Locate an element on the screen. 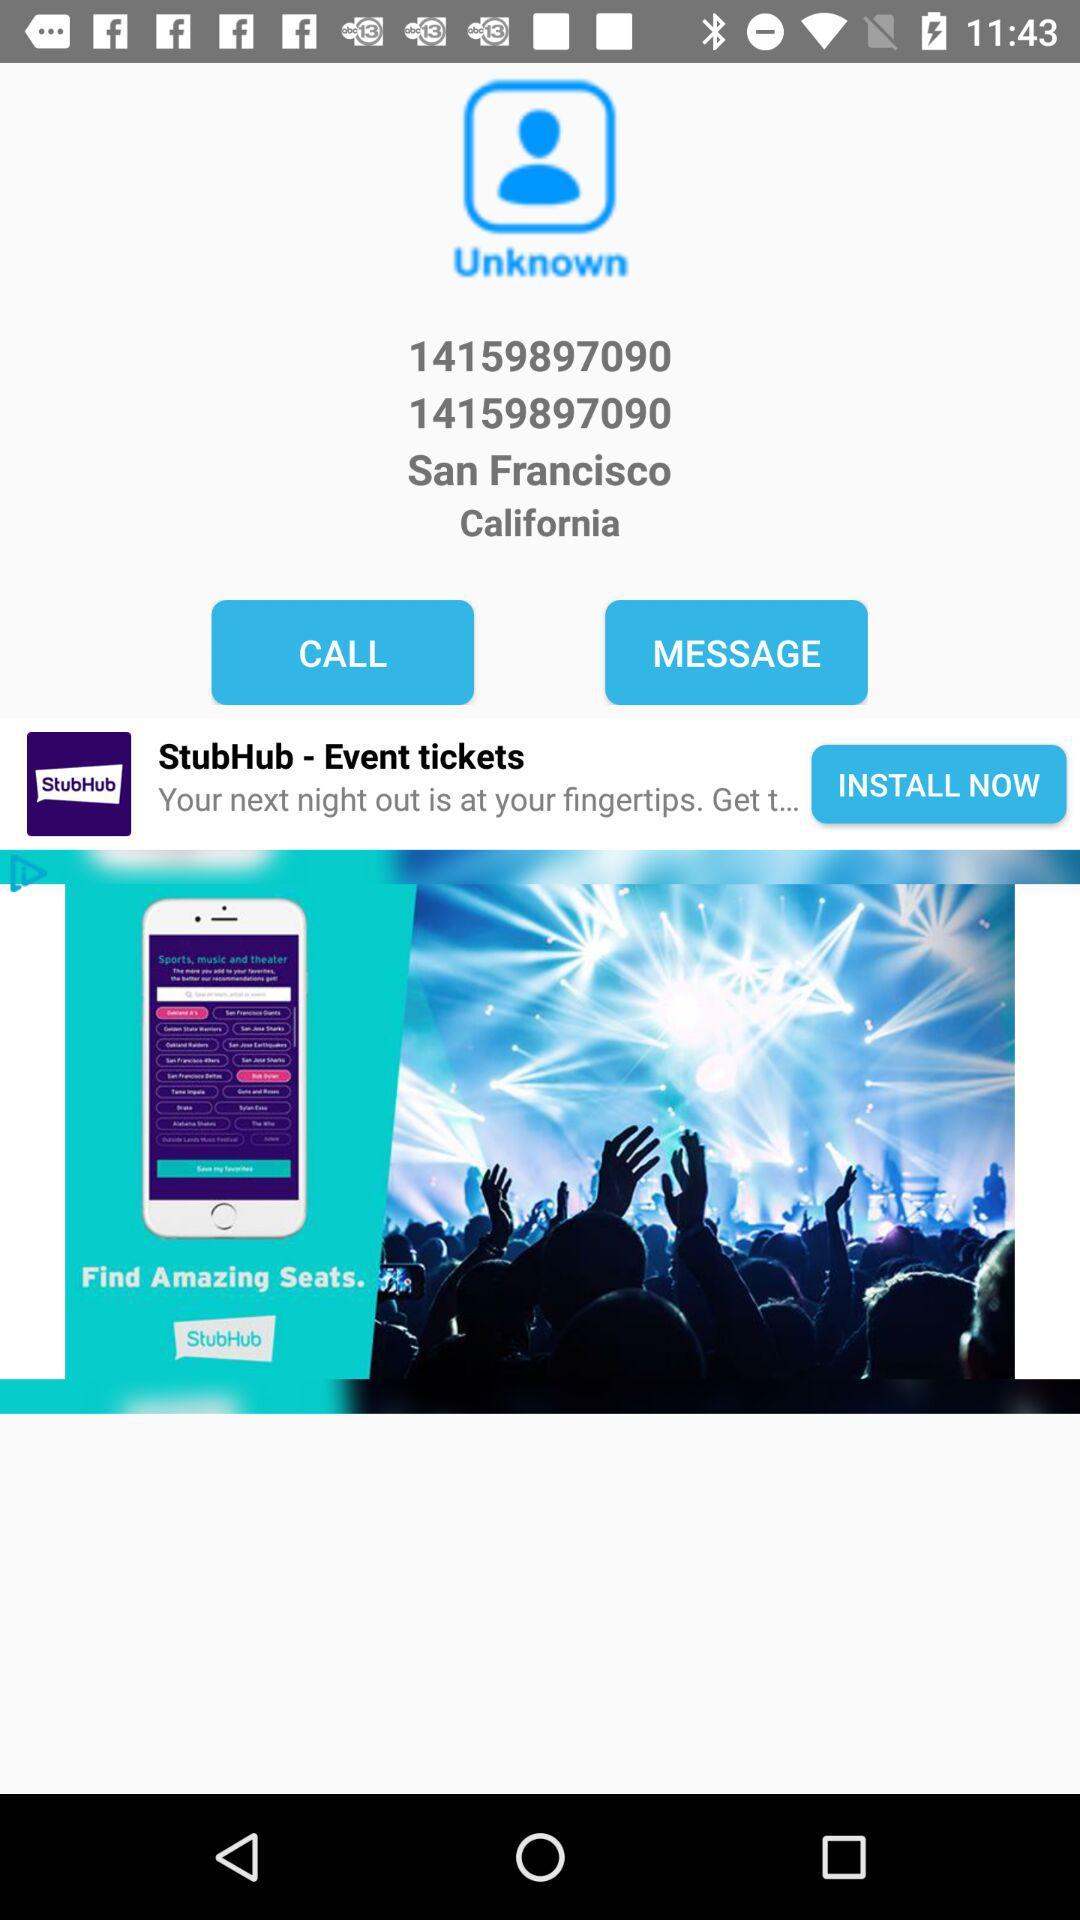 Image resolution: width=1080 pixels, height=1920 pixels. the install now is located at coordinates (938, 783).